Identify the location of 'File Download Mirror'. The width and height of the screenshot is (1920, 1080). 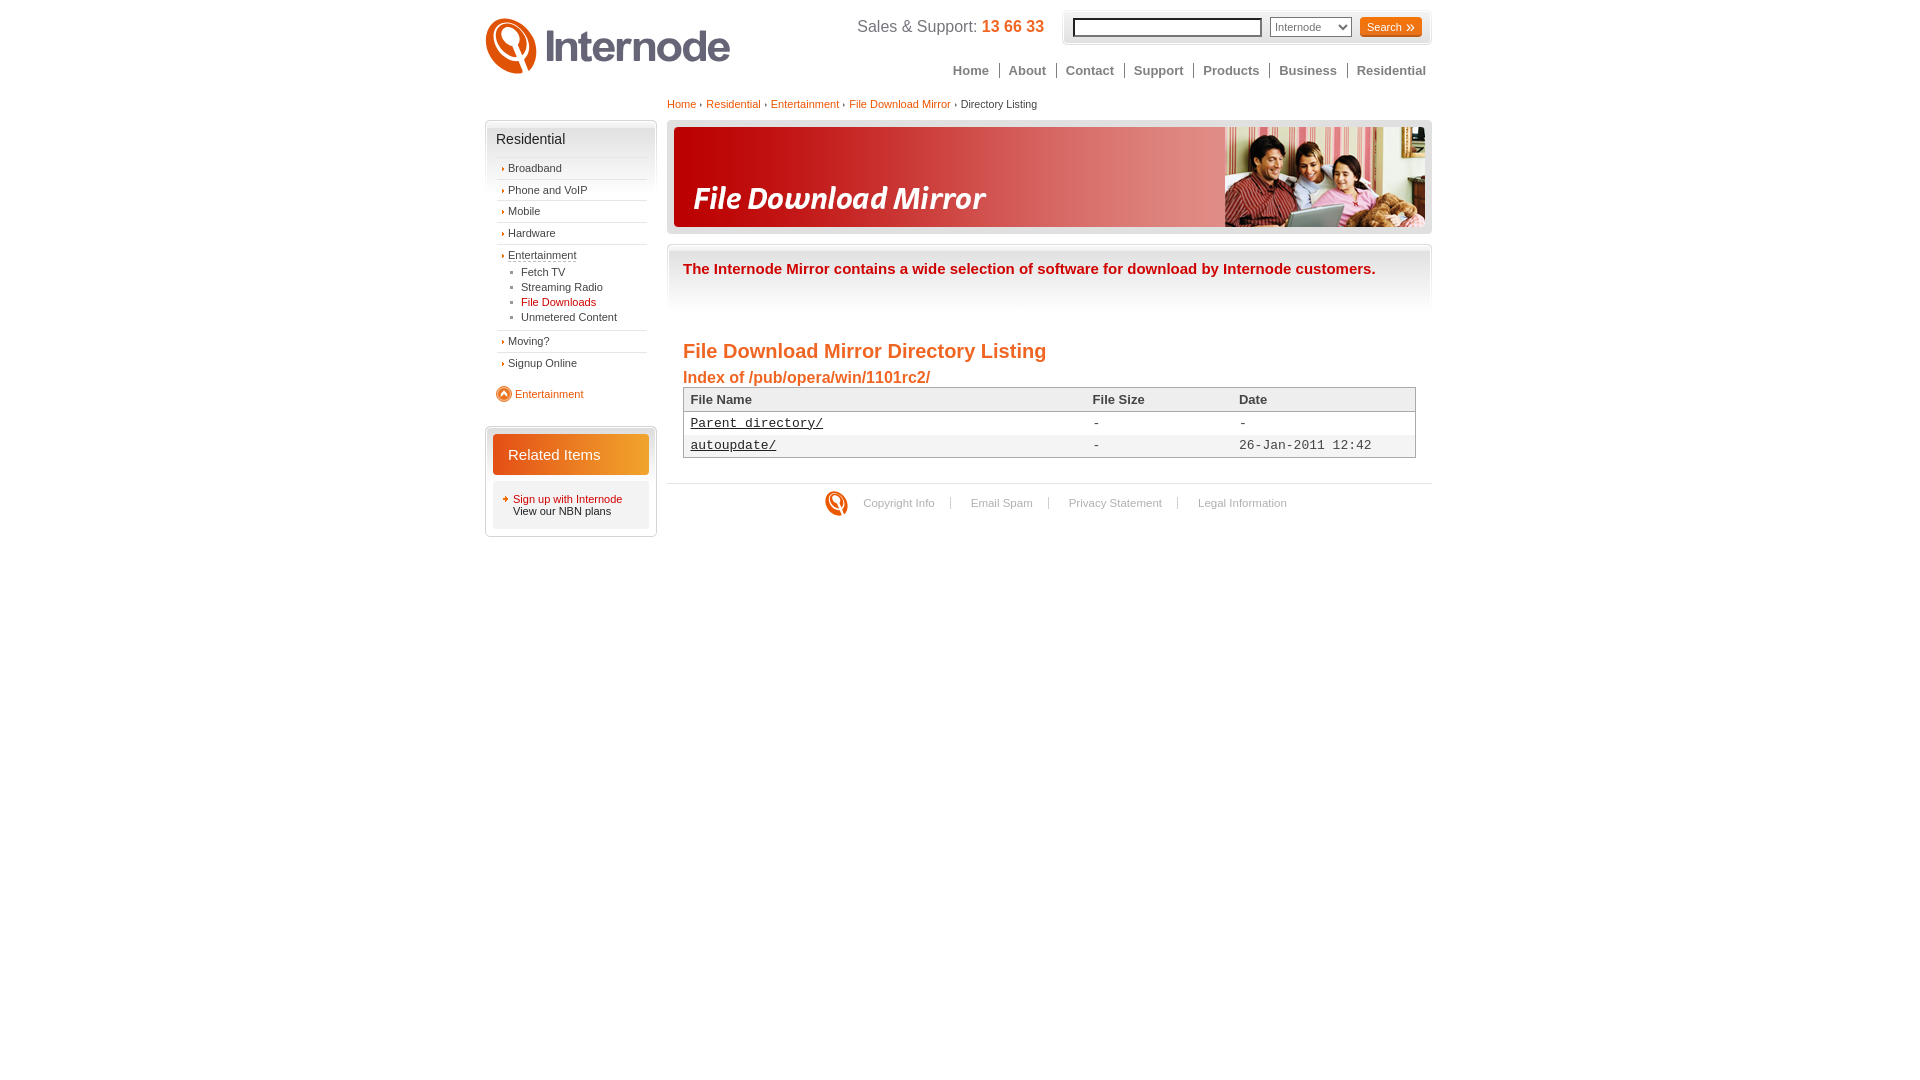
(898, 104).